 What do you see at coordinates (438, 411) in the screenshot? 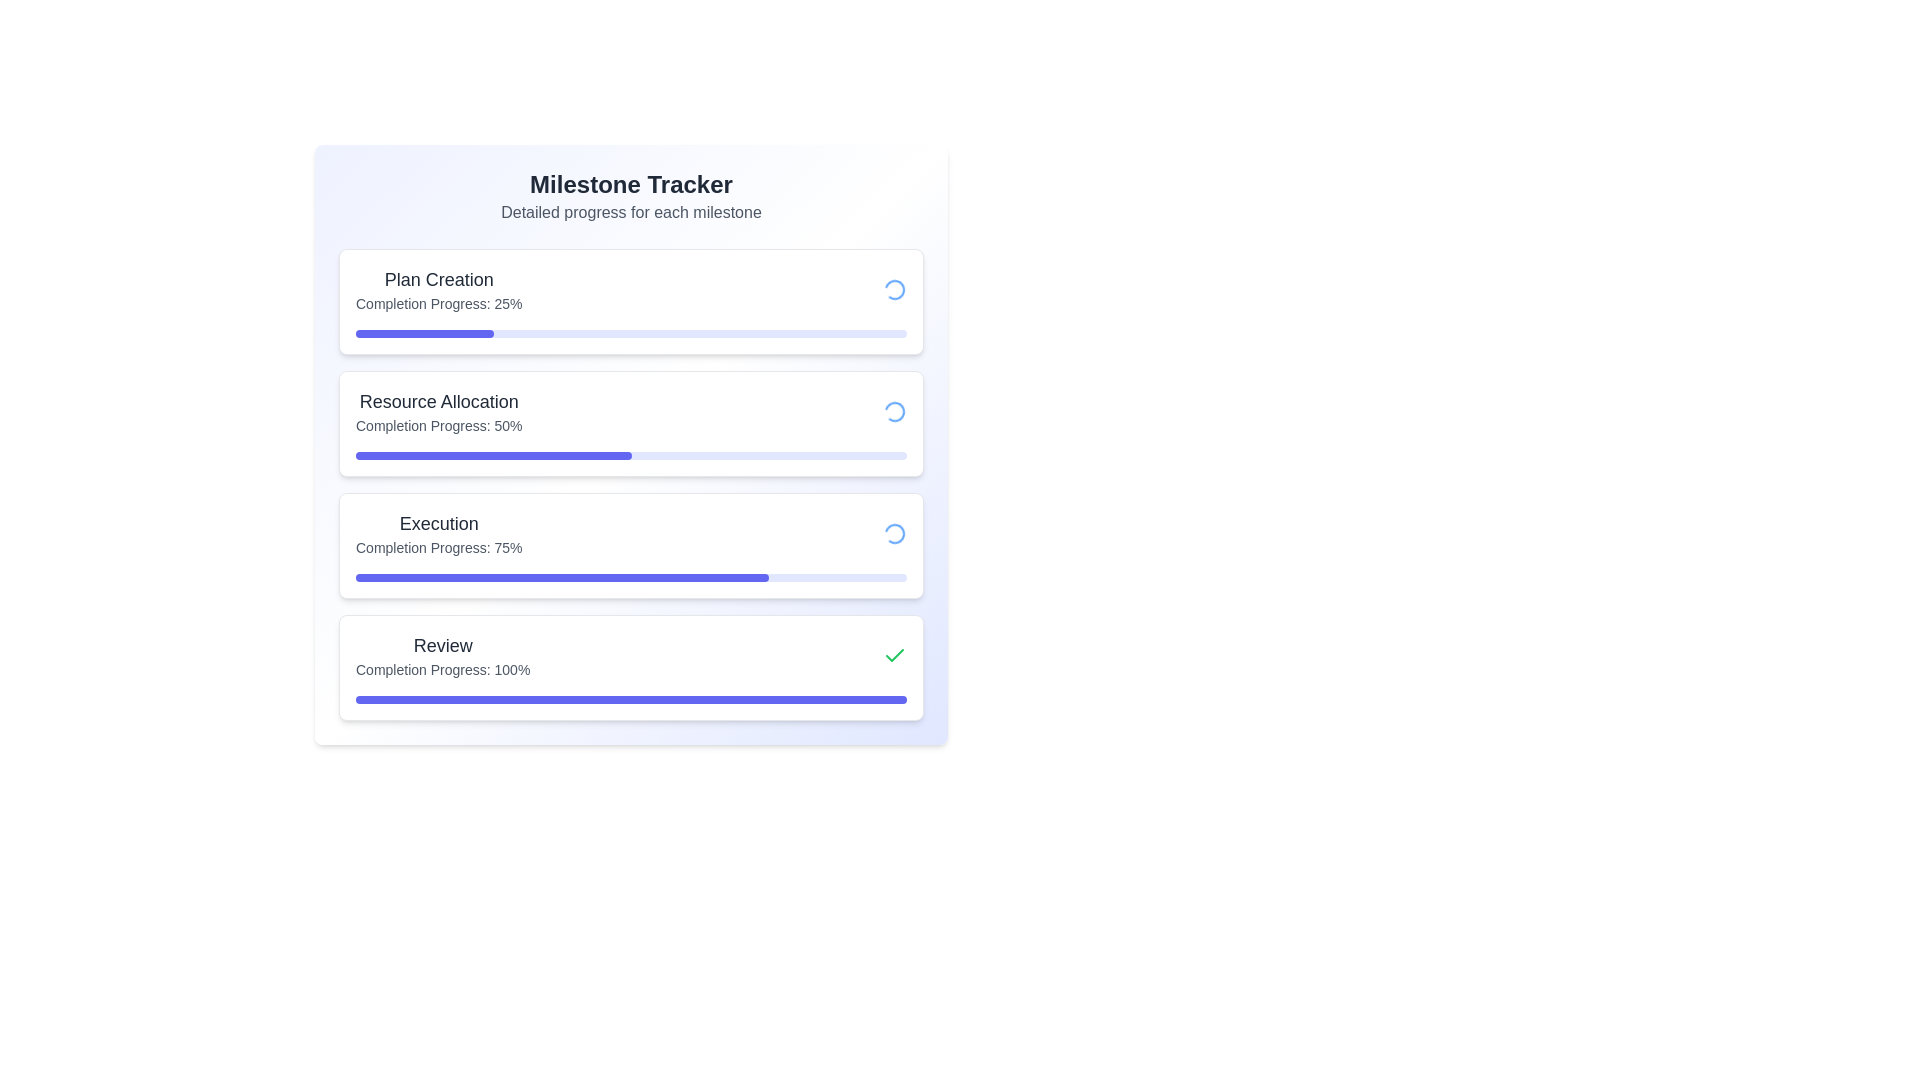
I see `text displayed in the 'Resource Allocation' card, which shows 'Completion Progress: 50%'` at bounding box center [438, 411].